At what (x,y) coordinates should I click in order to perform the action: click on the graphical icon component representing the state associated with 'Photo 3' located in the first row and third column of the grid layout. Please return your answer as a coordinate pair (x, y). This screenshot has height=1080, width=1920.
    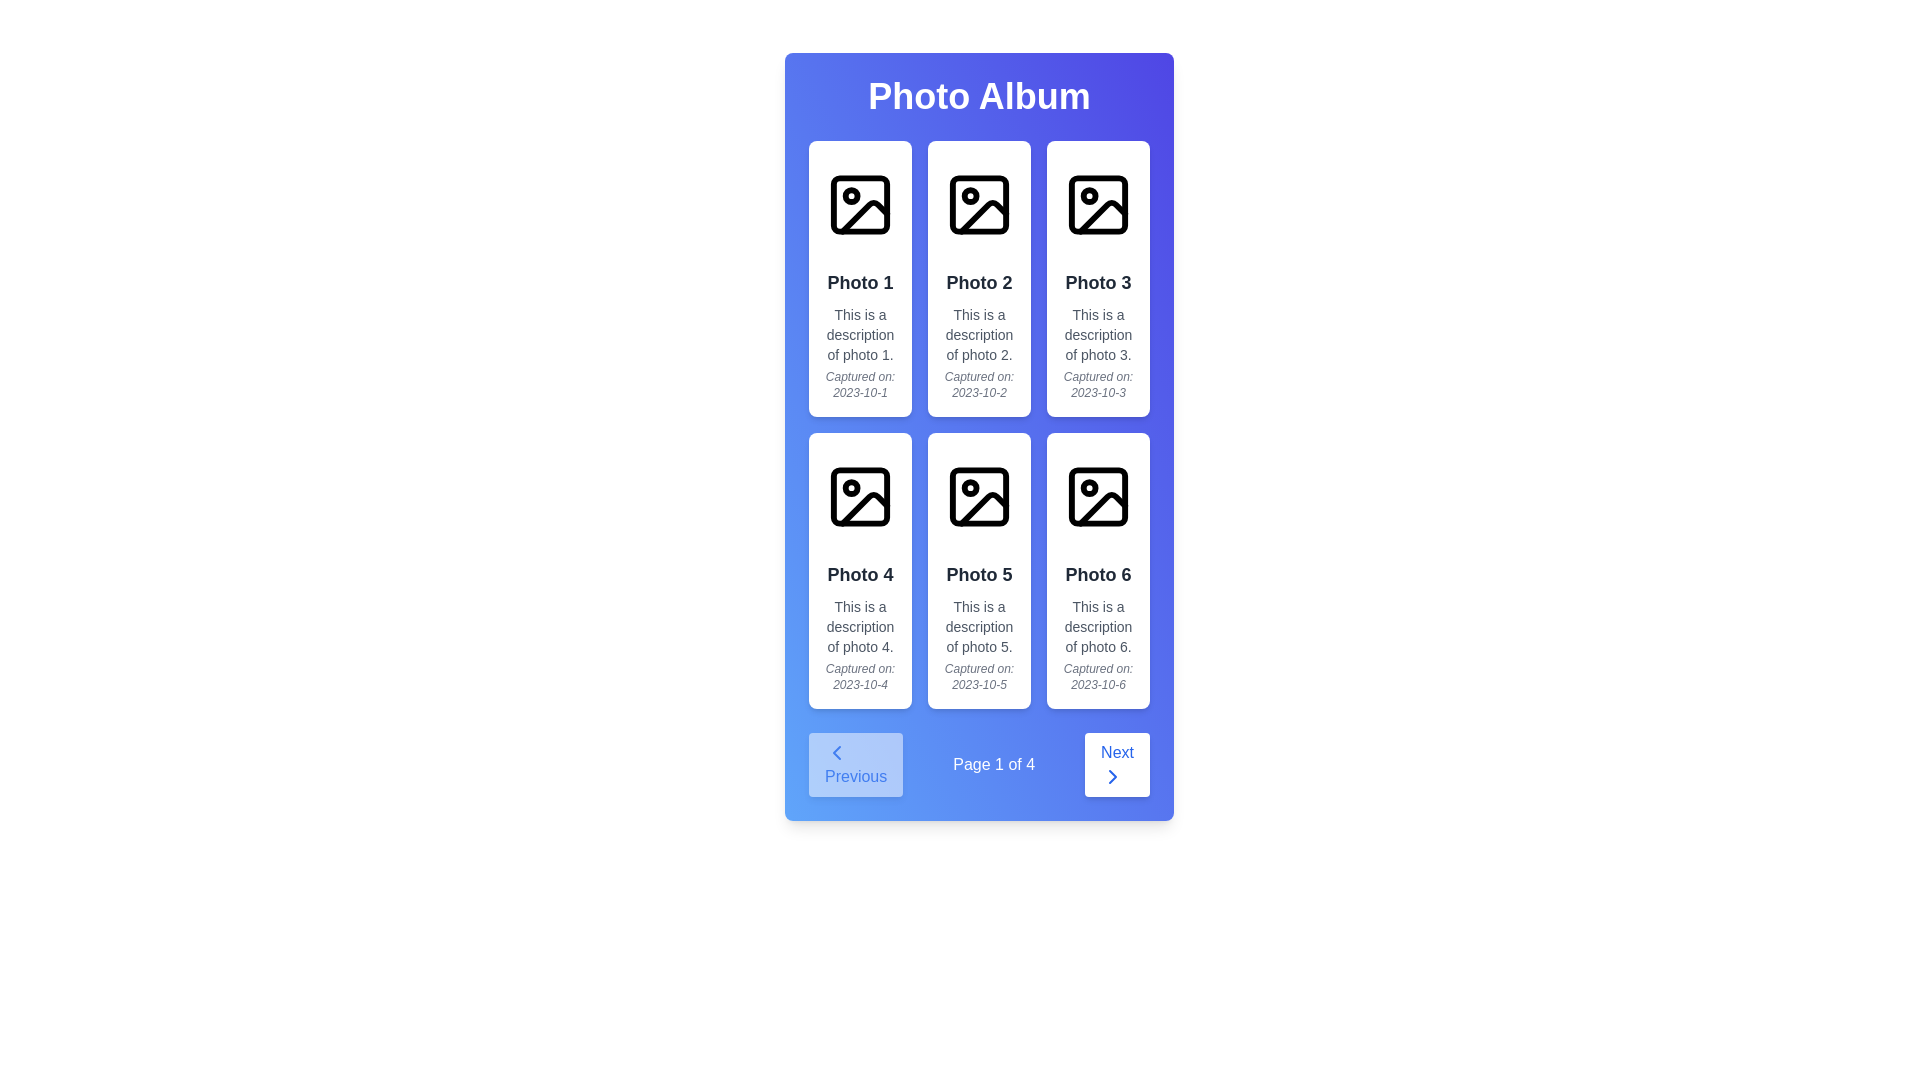
    Looking at the image, I should click on (1101, 217).